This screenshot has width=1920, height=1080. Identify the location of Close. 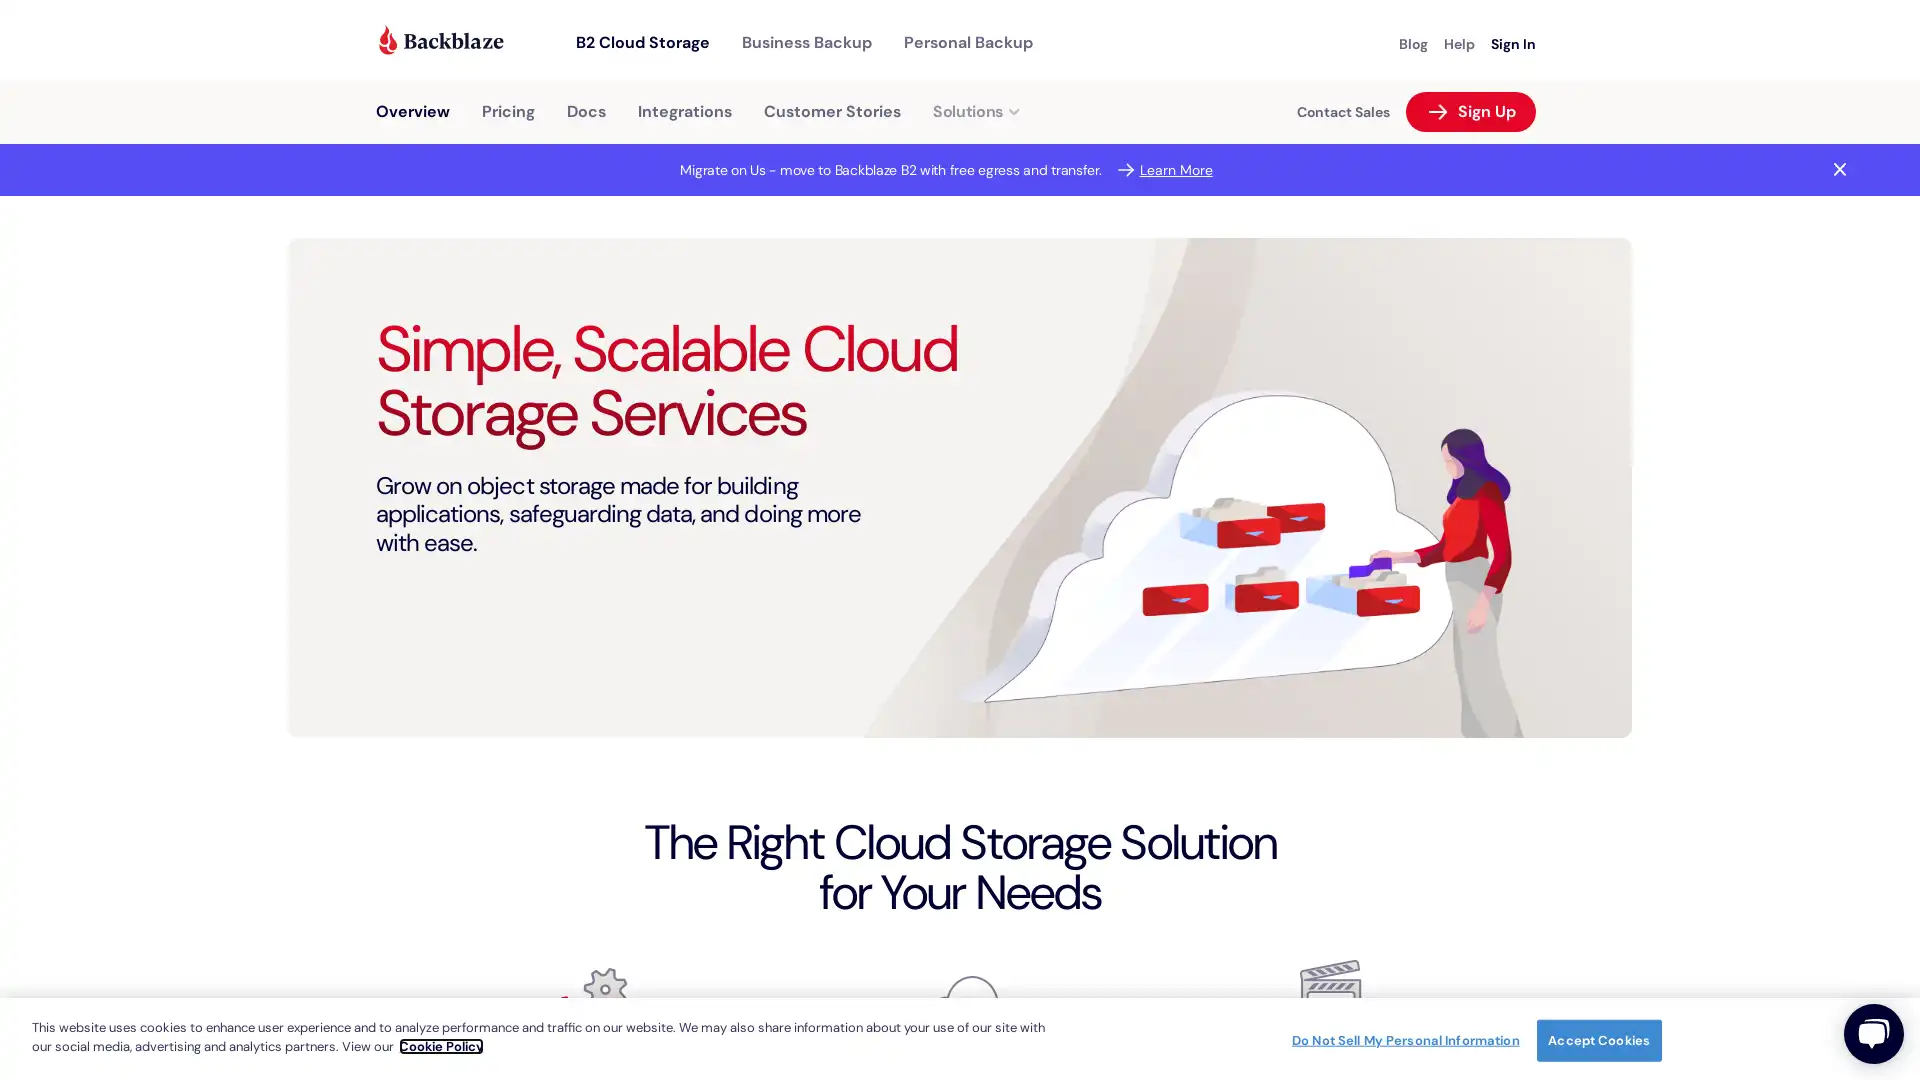
(1873, 1036).